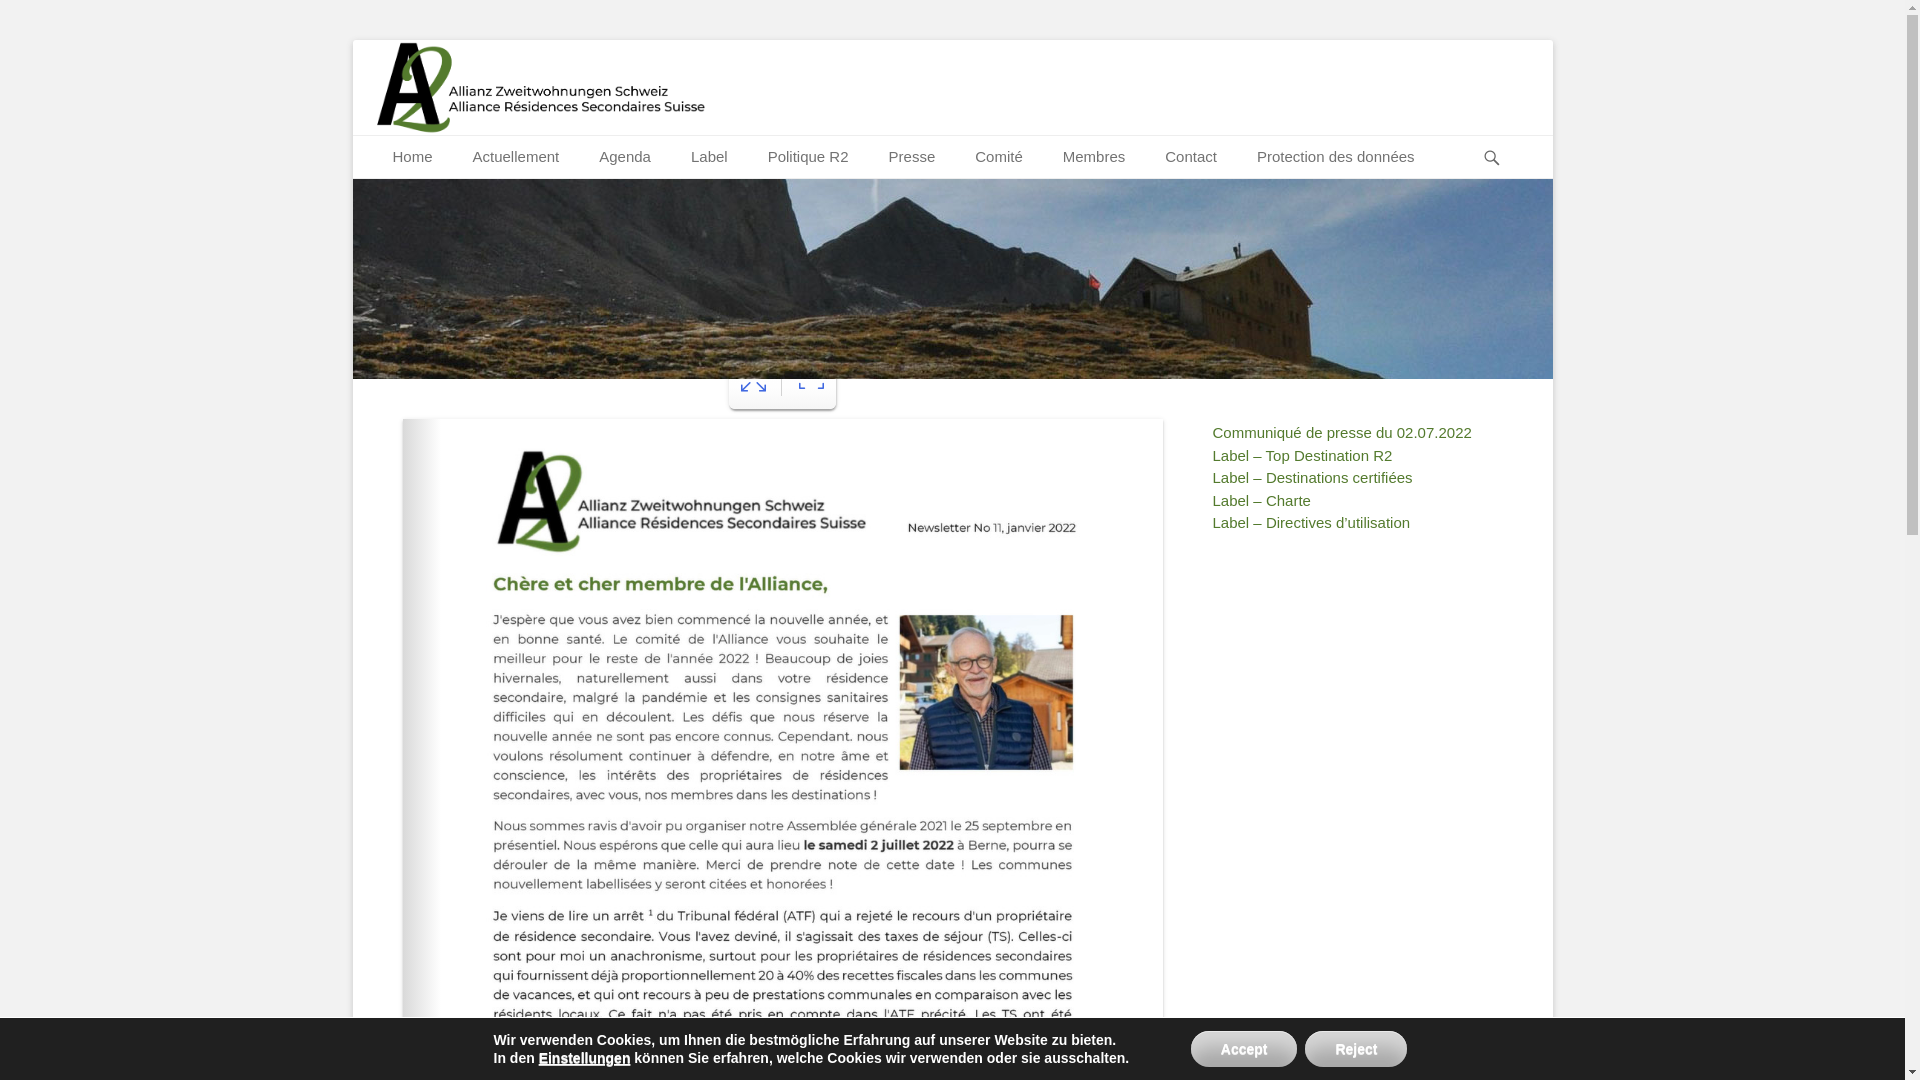  Describe the element at coordinates (1190, 1048) in the screenshot. I see `'Accept'` at that location.